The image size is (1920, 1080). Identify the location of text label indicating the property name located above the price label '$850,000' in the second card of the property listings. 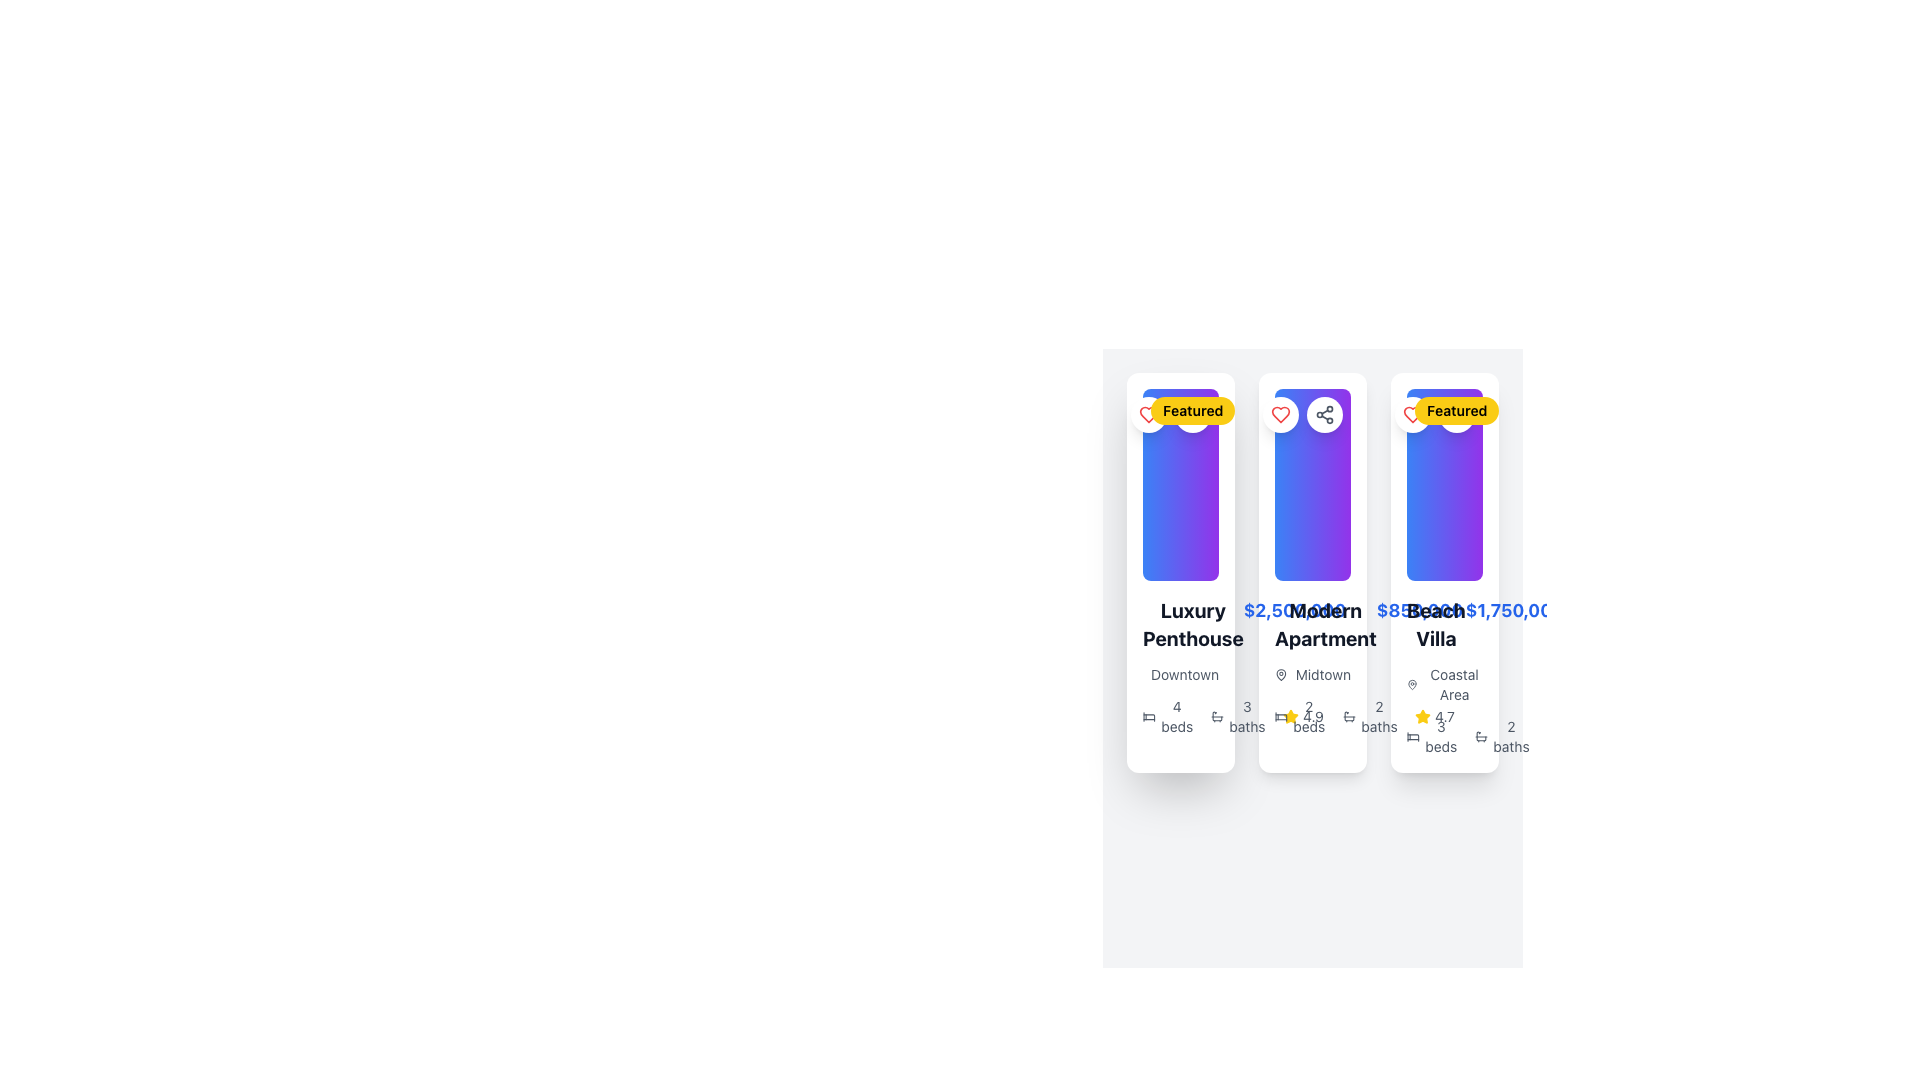
(1325, 623).